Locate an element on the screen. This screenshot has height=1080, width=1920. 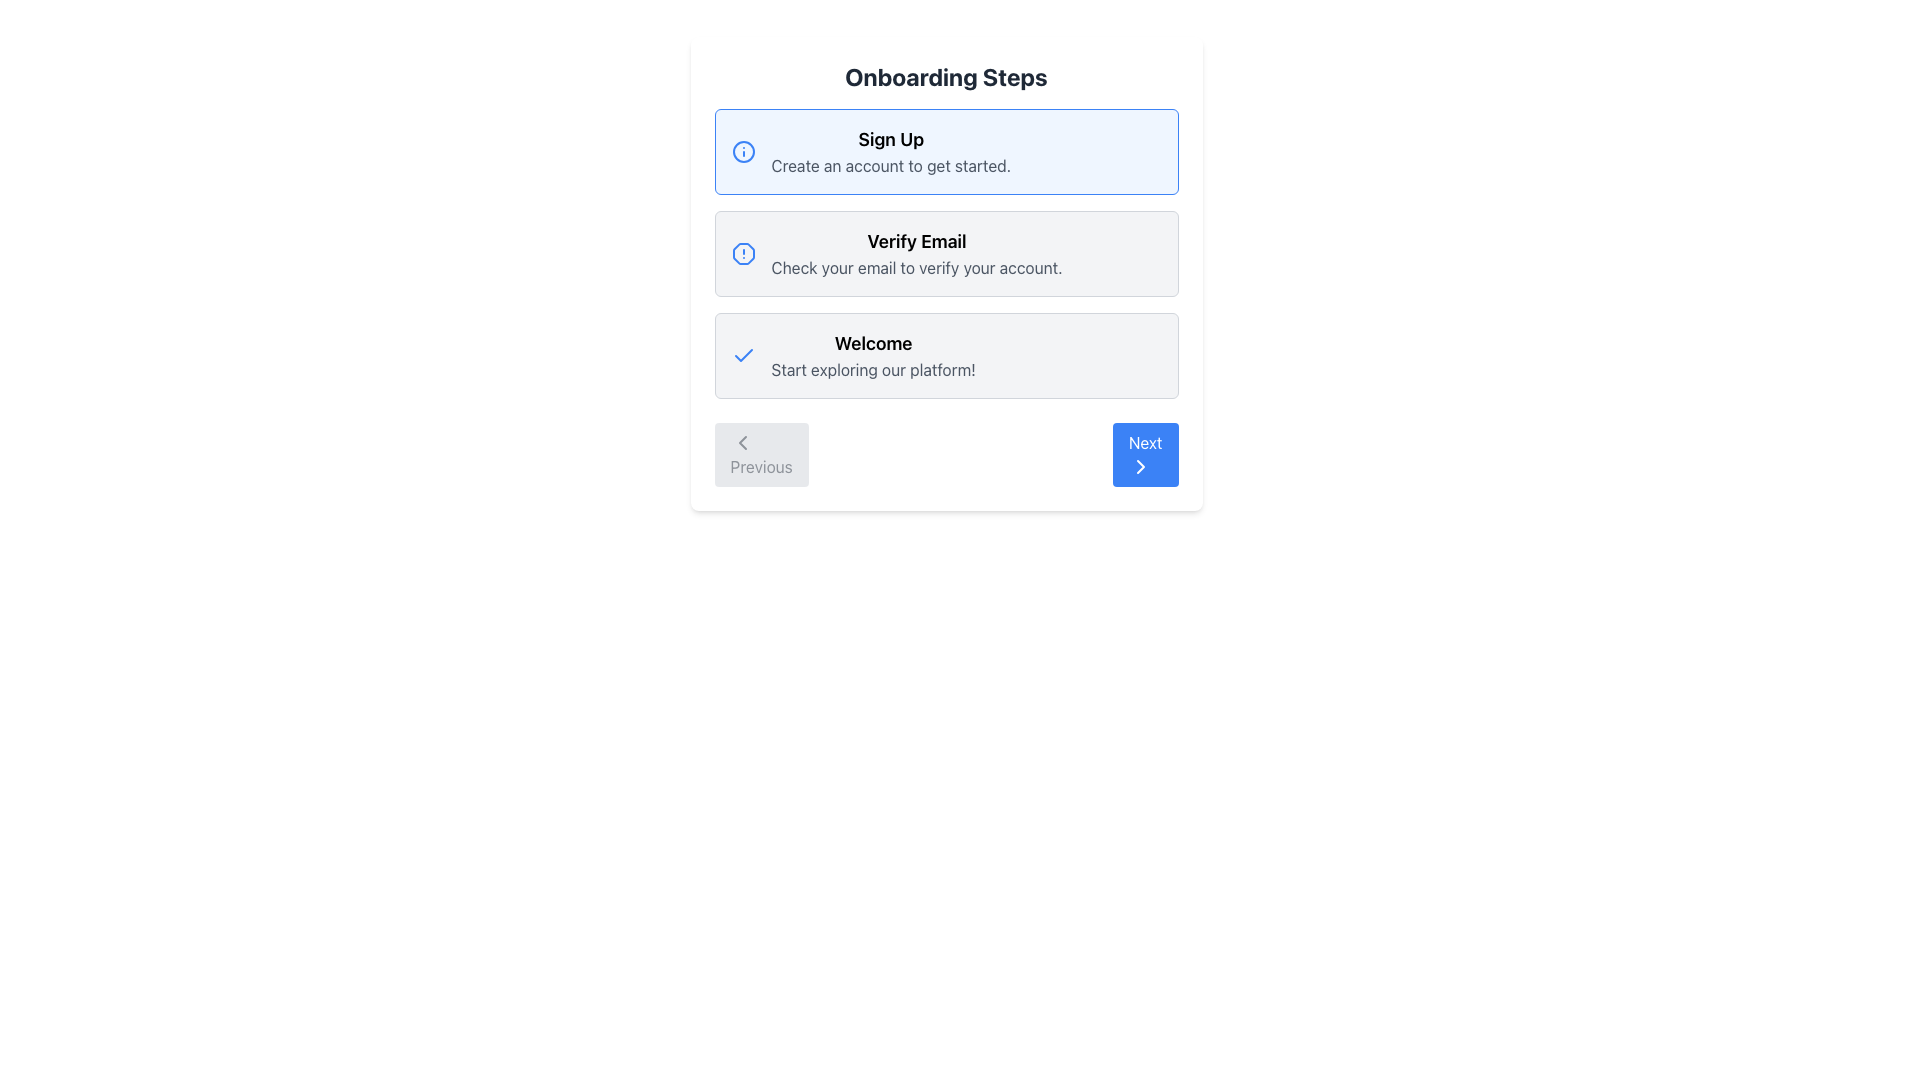
the leftward-pointing chevron icon within the 'Previous' button on the 'Onboarding Steps' card for navigation purposes is located at coordinates (741, 442).